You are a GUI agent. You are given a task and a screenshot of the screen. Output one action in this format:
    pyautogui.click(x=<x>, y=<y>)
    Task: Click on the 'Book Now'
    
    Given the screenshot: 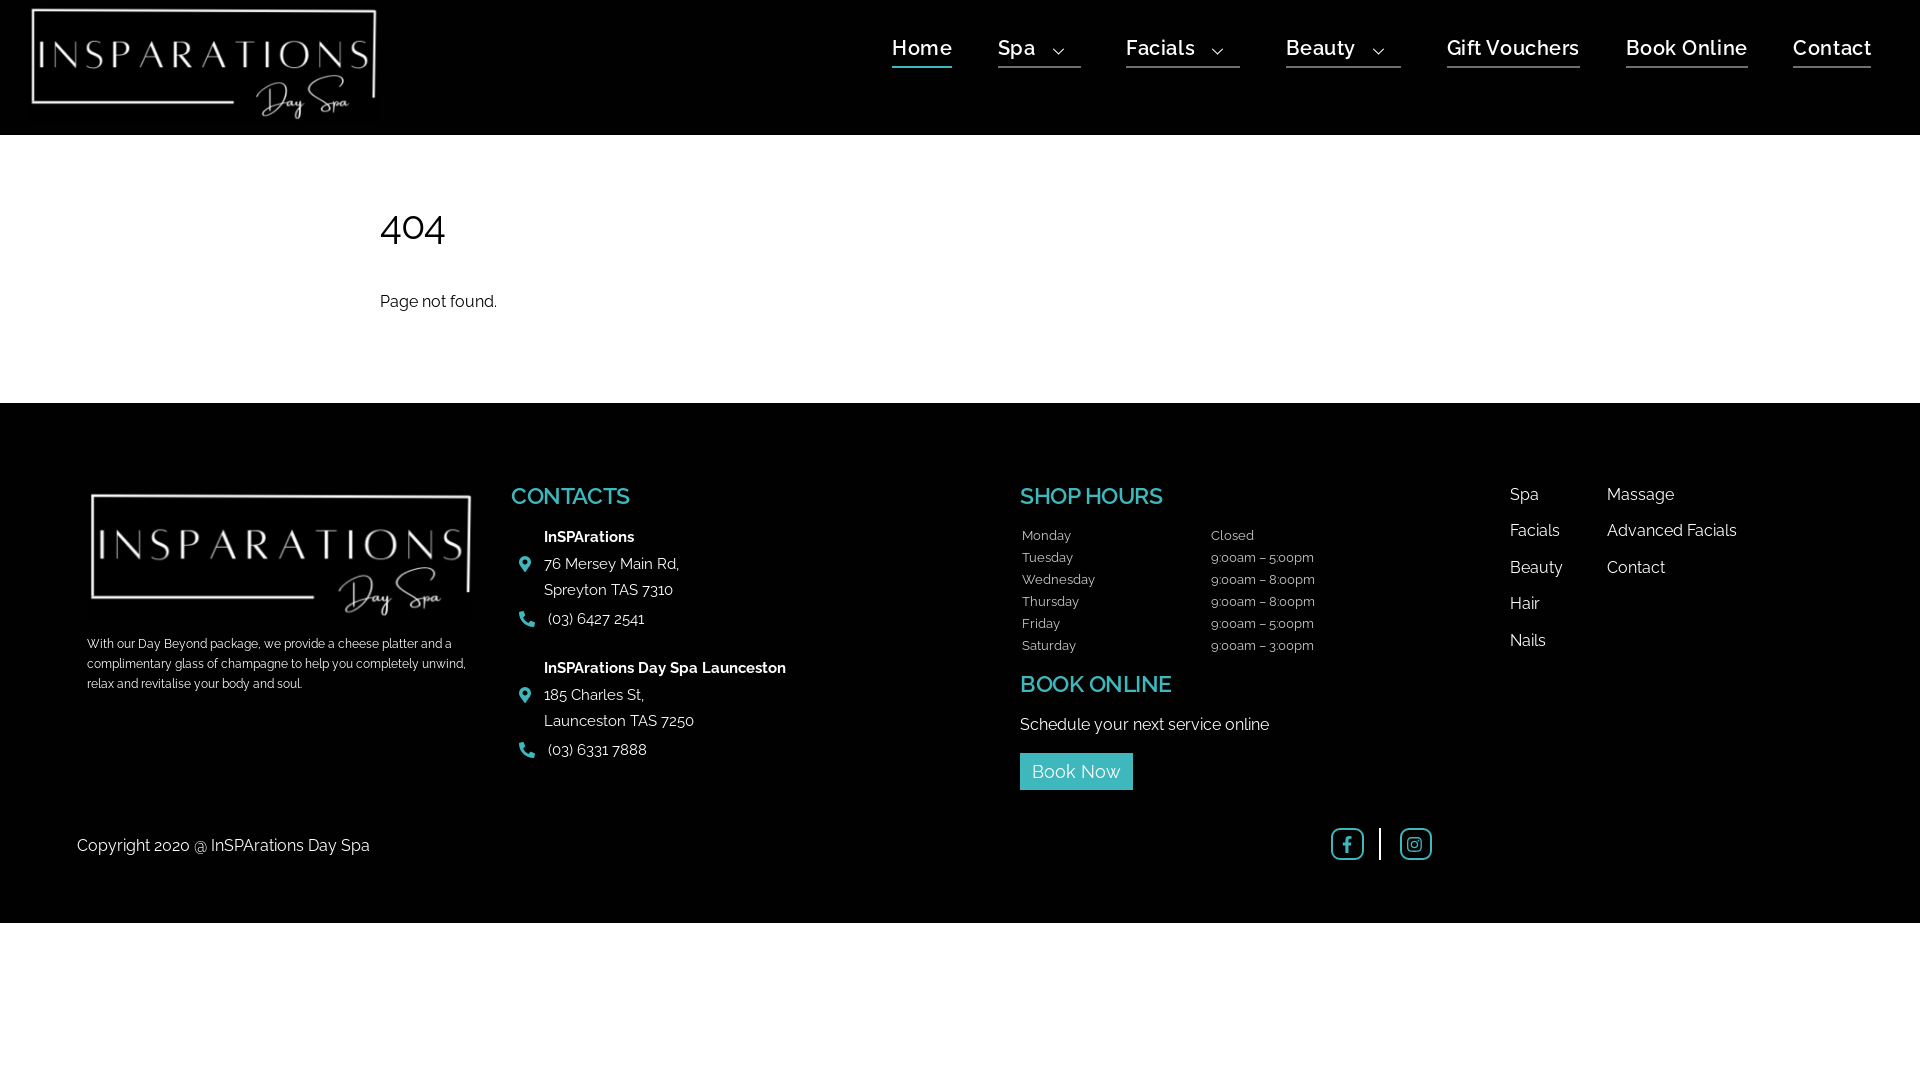 What is the action you would take?
    pyautogui.click(x=1075, y=770)
    